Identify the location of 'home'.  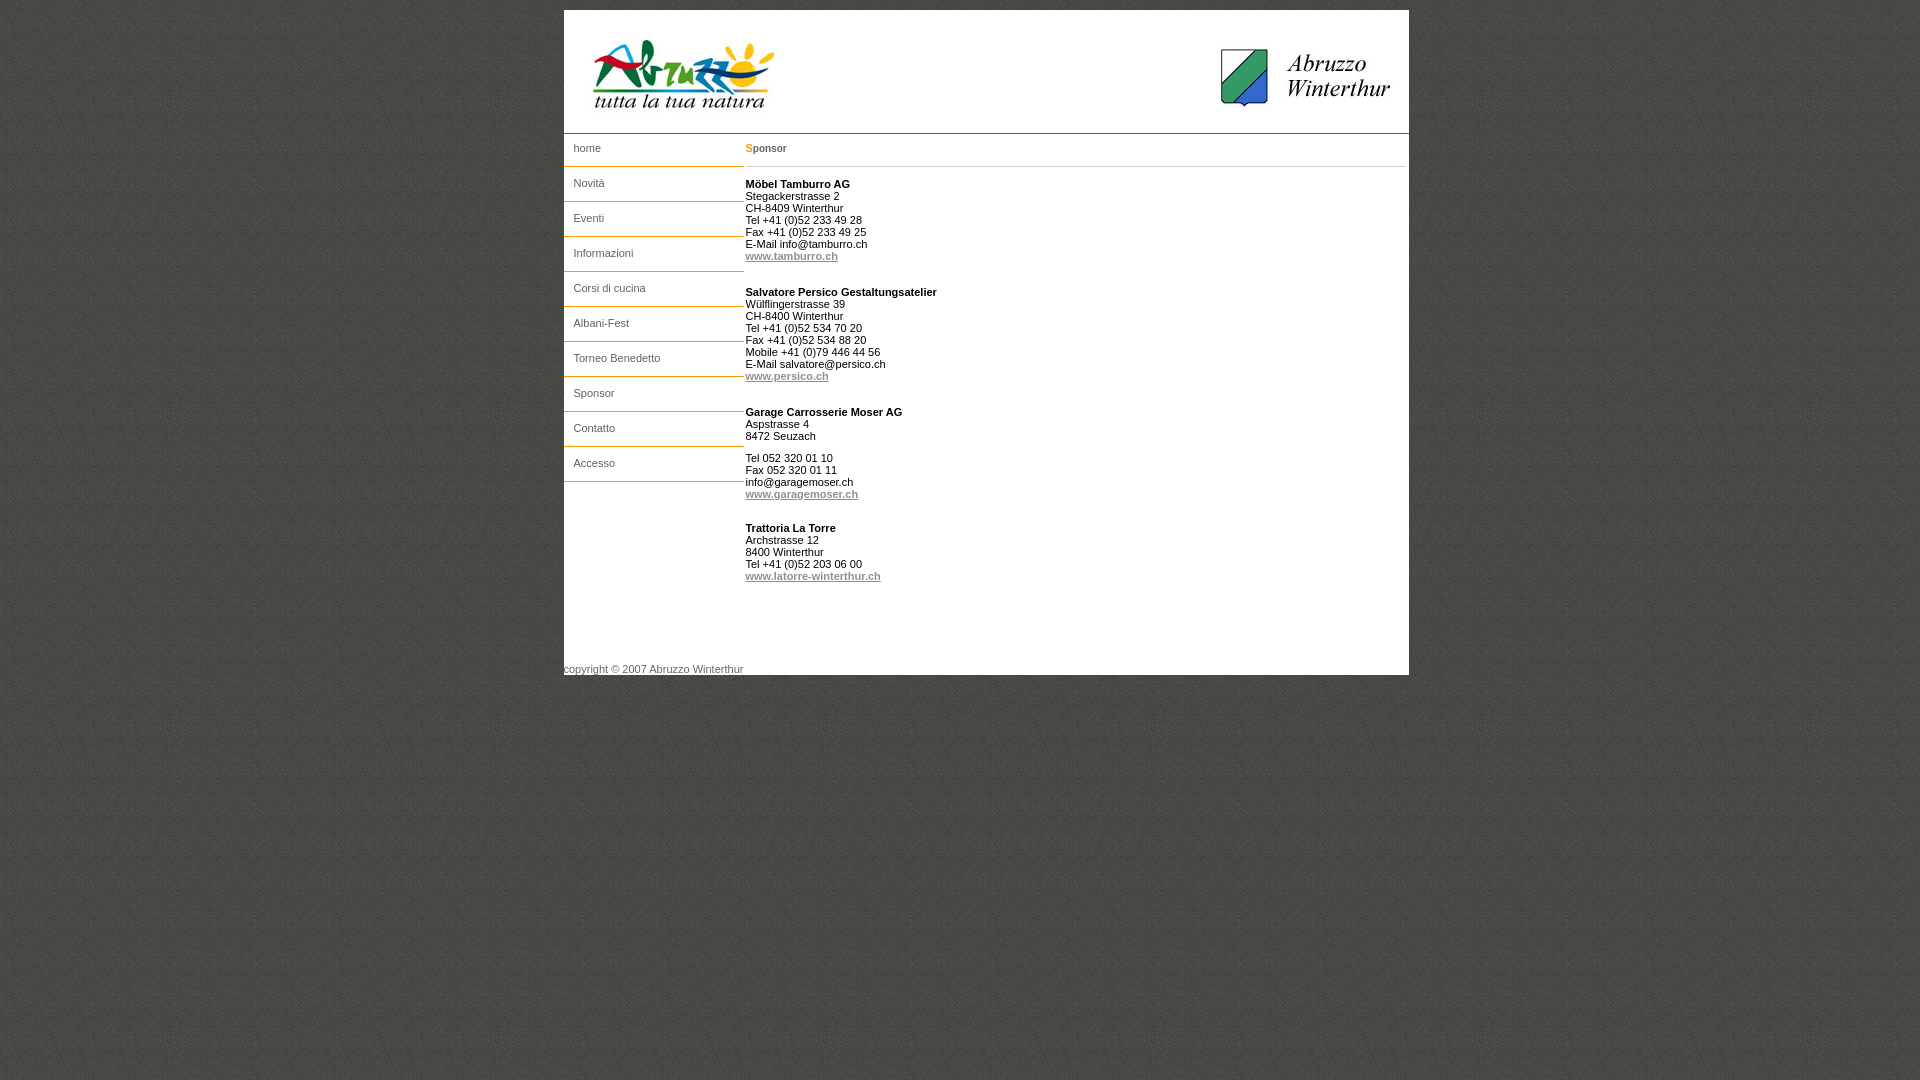
(653, 149).